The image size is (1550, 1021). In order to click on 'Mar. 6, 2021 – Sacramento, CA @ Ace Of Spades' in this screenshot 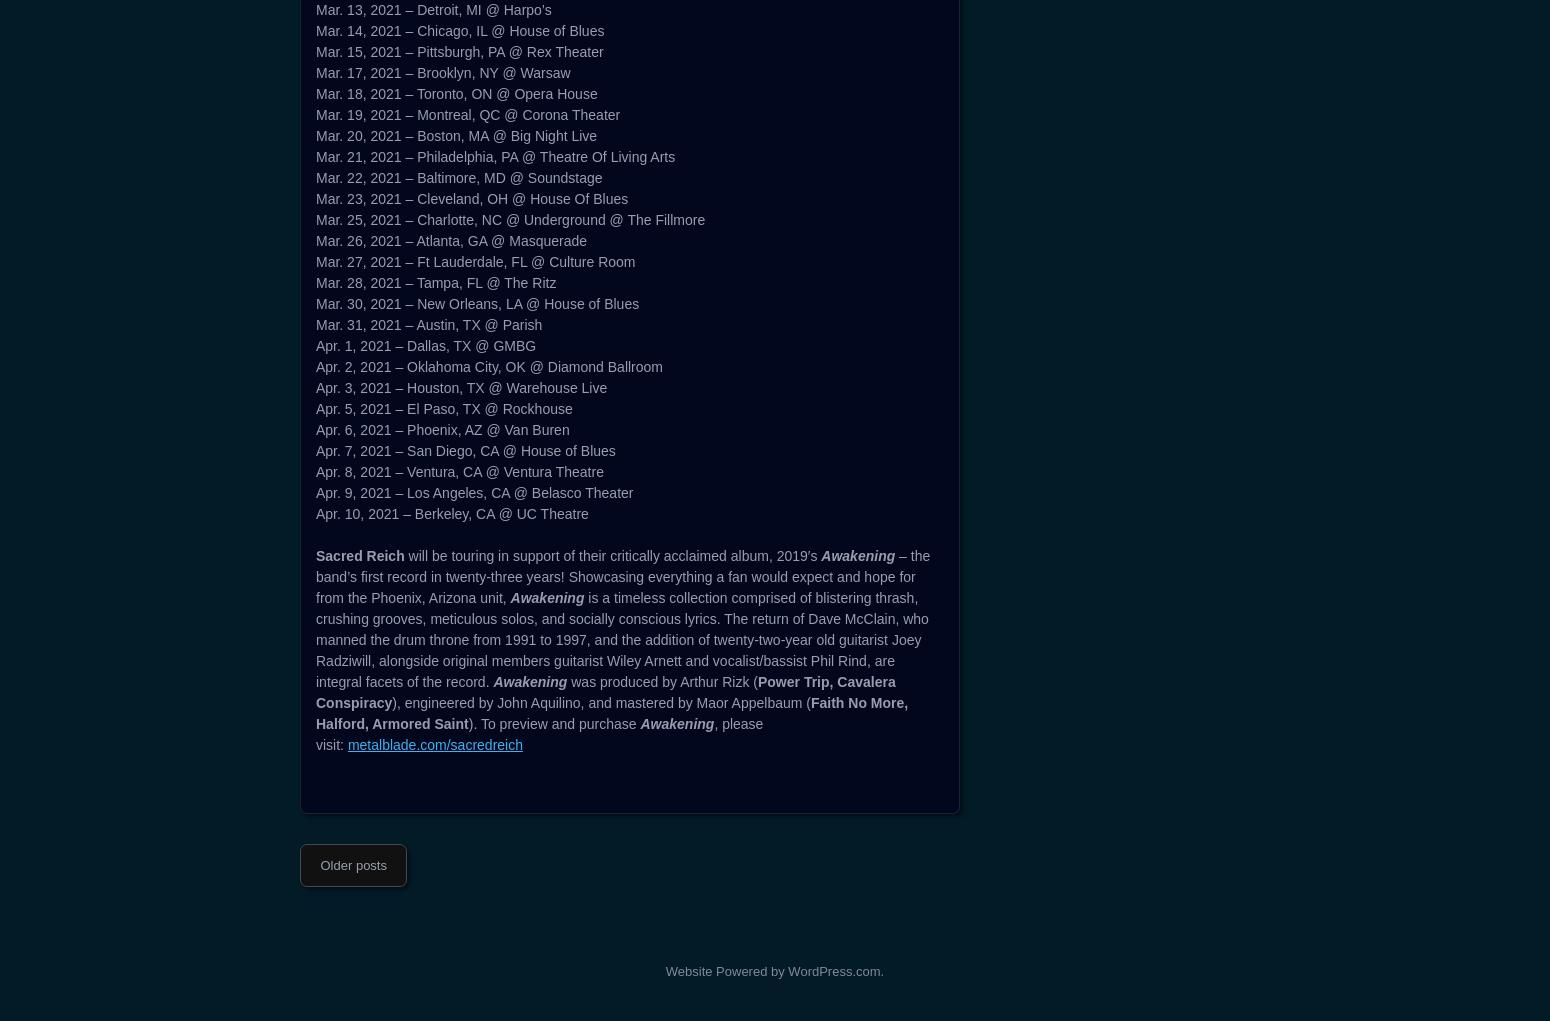, I will do `click(470, 465)`.